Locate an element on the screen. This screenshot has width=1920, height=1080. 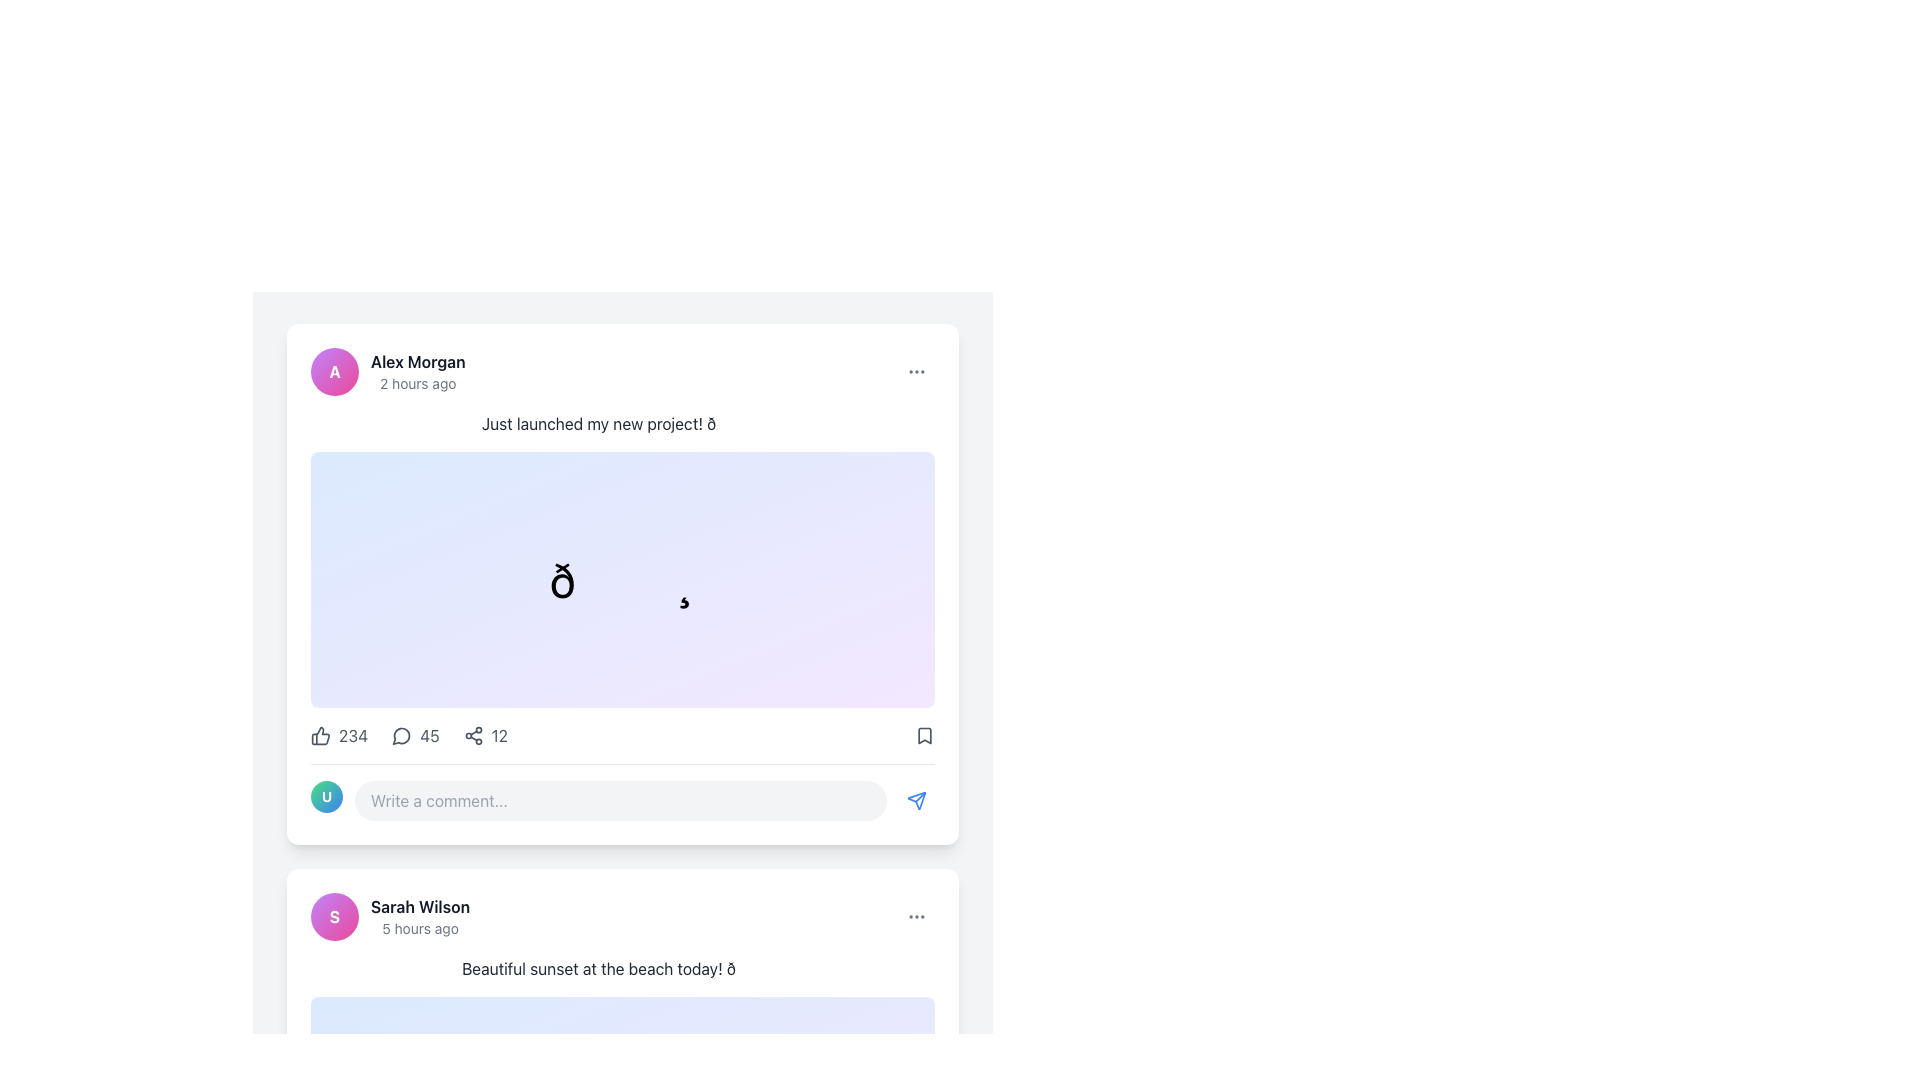
the text label displaying the share count, which is located to the right of the share icon in the lower section of the post interface is located at coordinates (499, 736).